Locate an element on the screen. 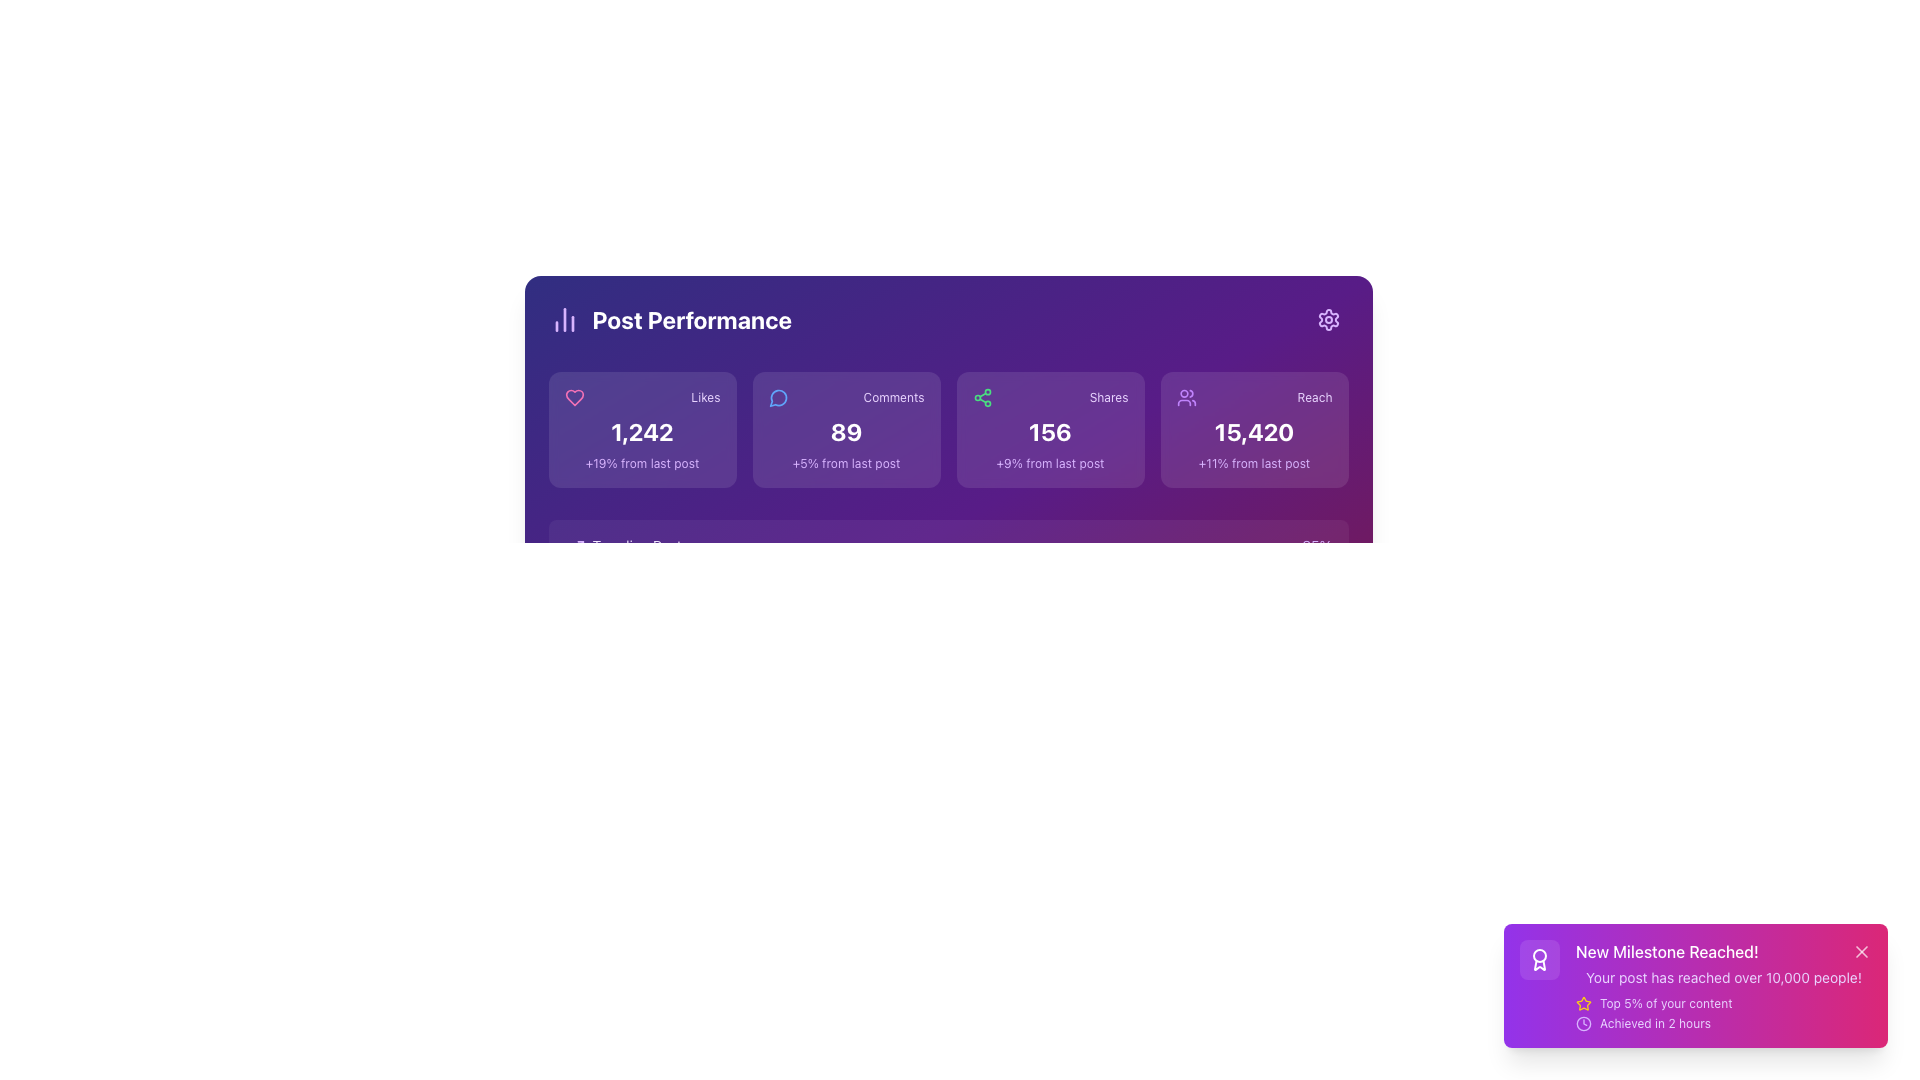 The height and width of the screenshot is (1080, 1920). the purple card titled 'Reach' that displays '15,420' in bold and has a subtext of '+11% from last post', which is the rightmost card in a grid of four cards labeled 'Likes', 'Comments', 'Shares', and 'Reach' is located at coordinates (1253, 428).